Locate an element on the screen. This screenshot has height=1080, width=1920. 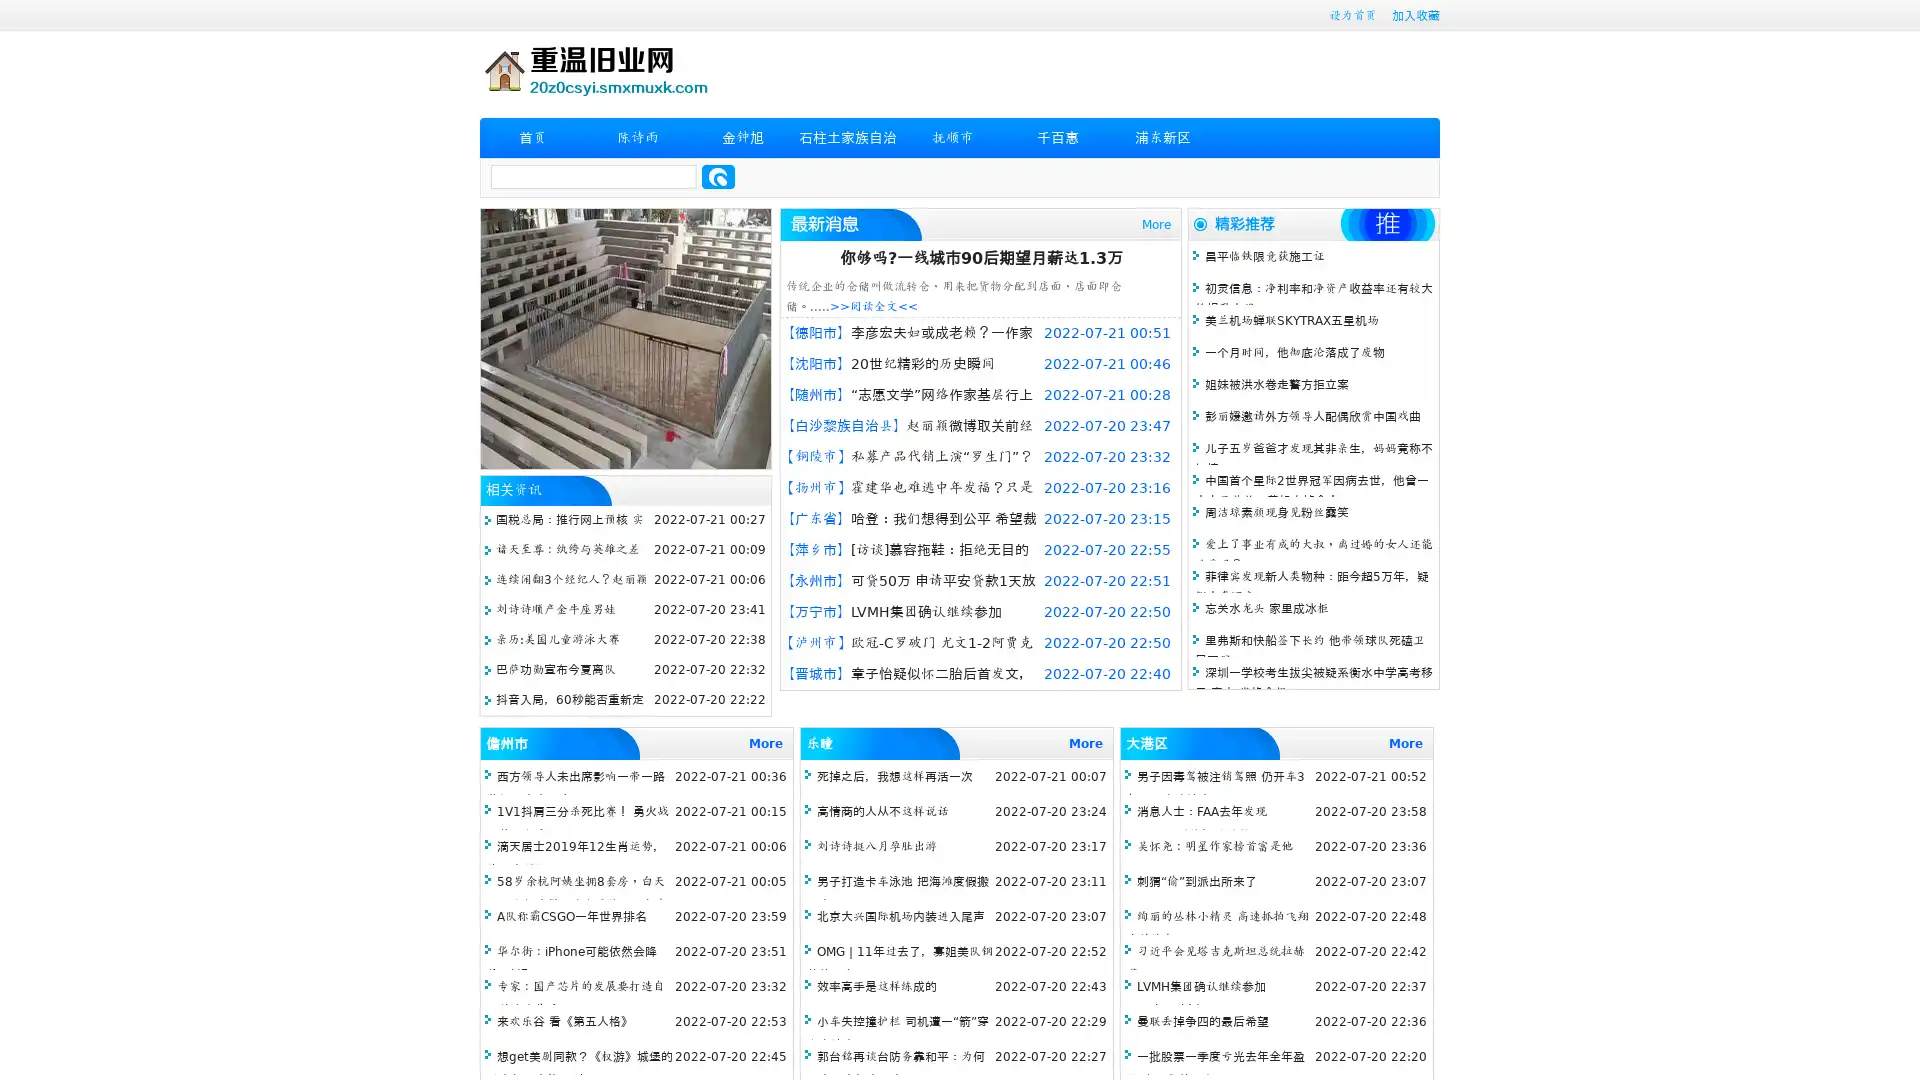
Search is located at coordinates (718, 176).